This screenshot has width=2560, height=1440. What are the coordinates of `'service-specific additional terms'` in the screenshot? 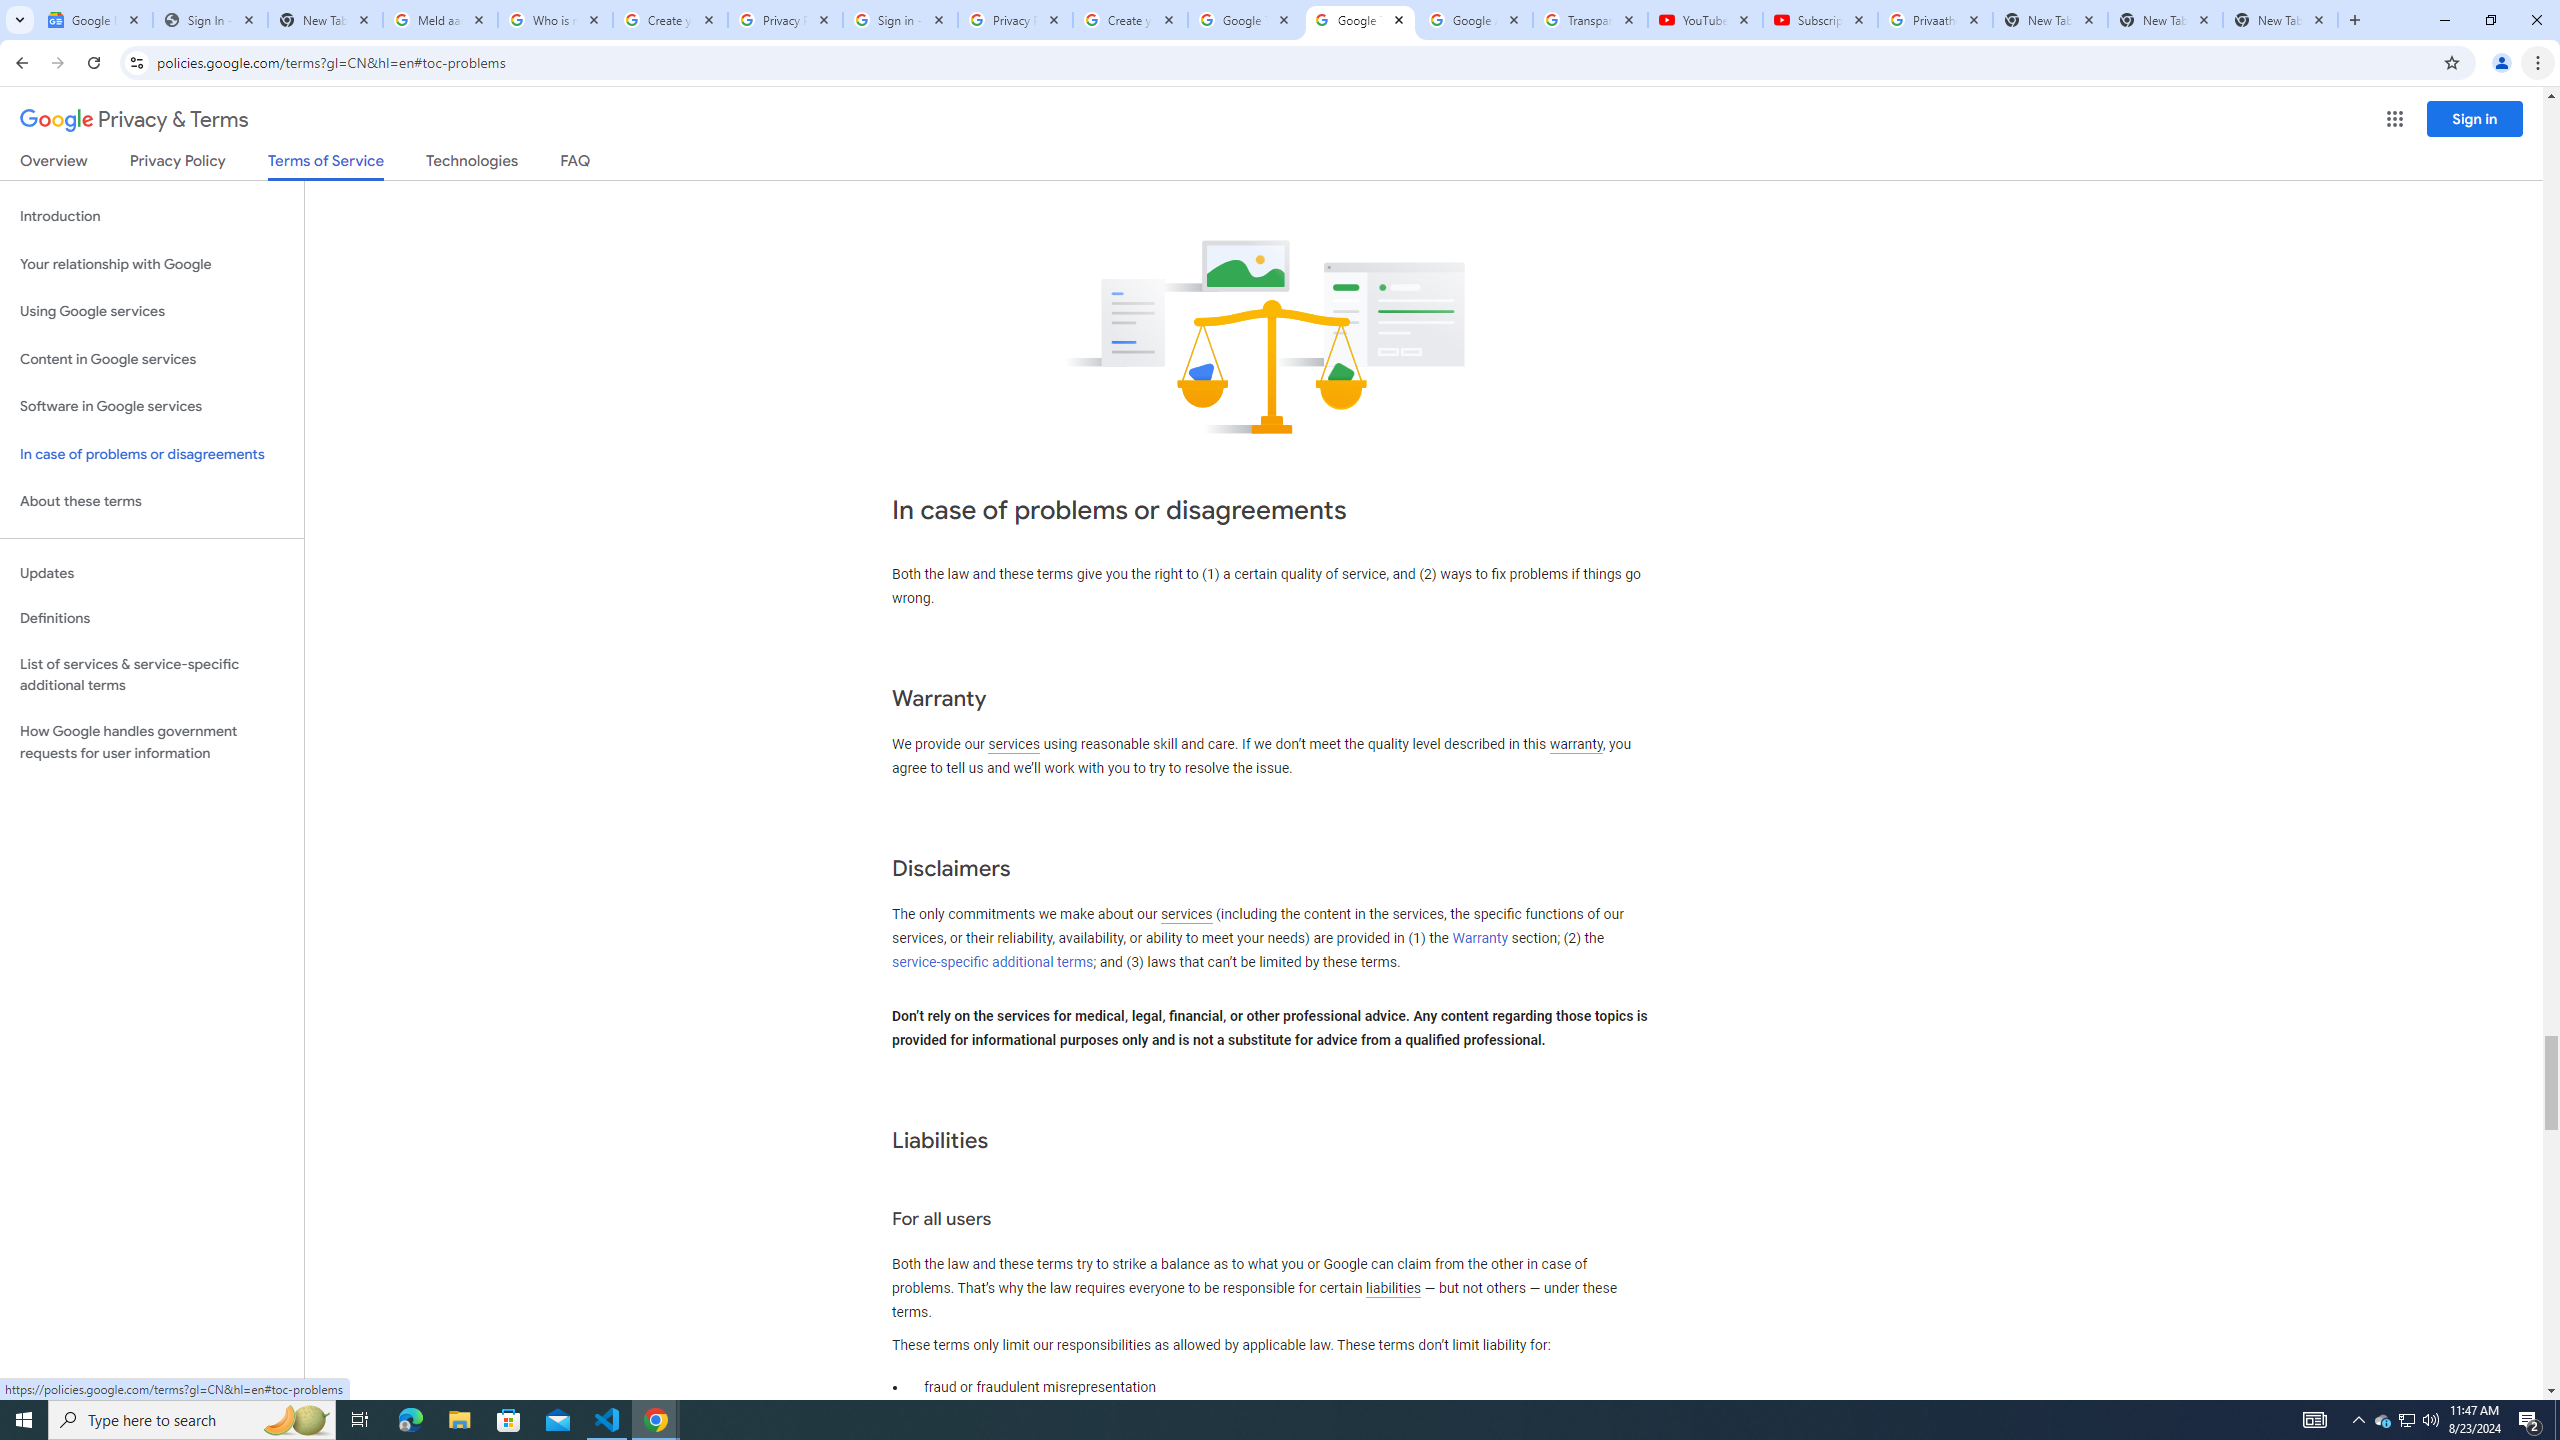 It's located at (991, 961).